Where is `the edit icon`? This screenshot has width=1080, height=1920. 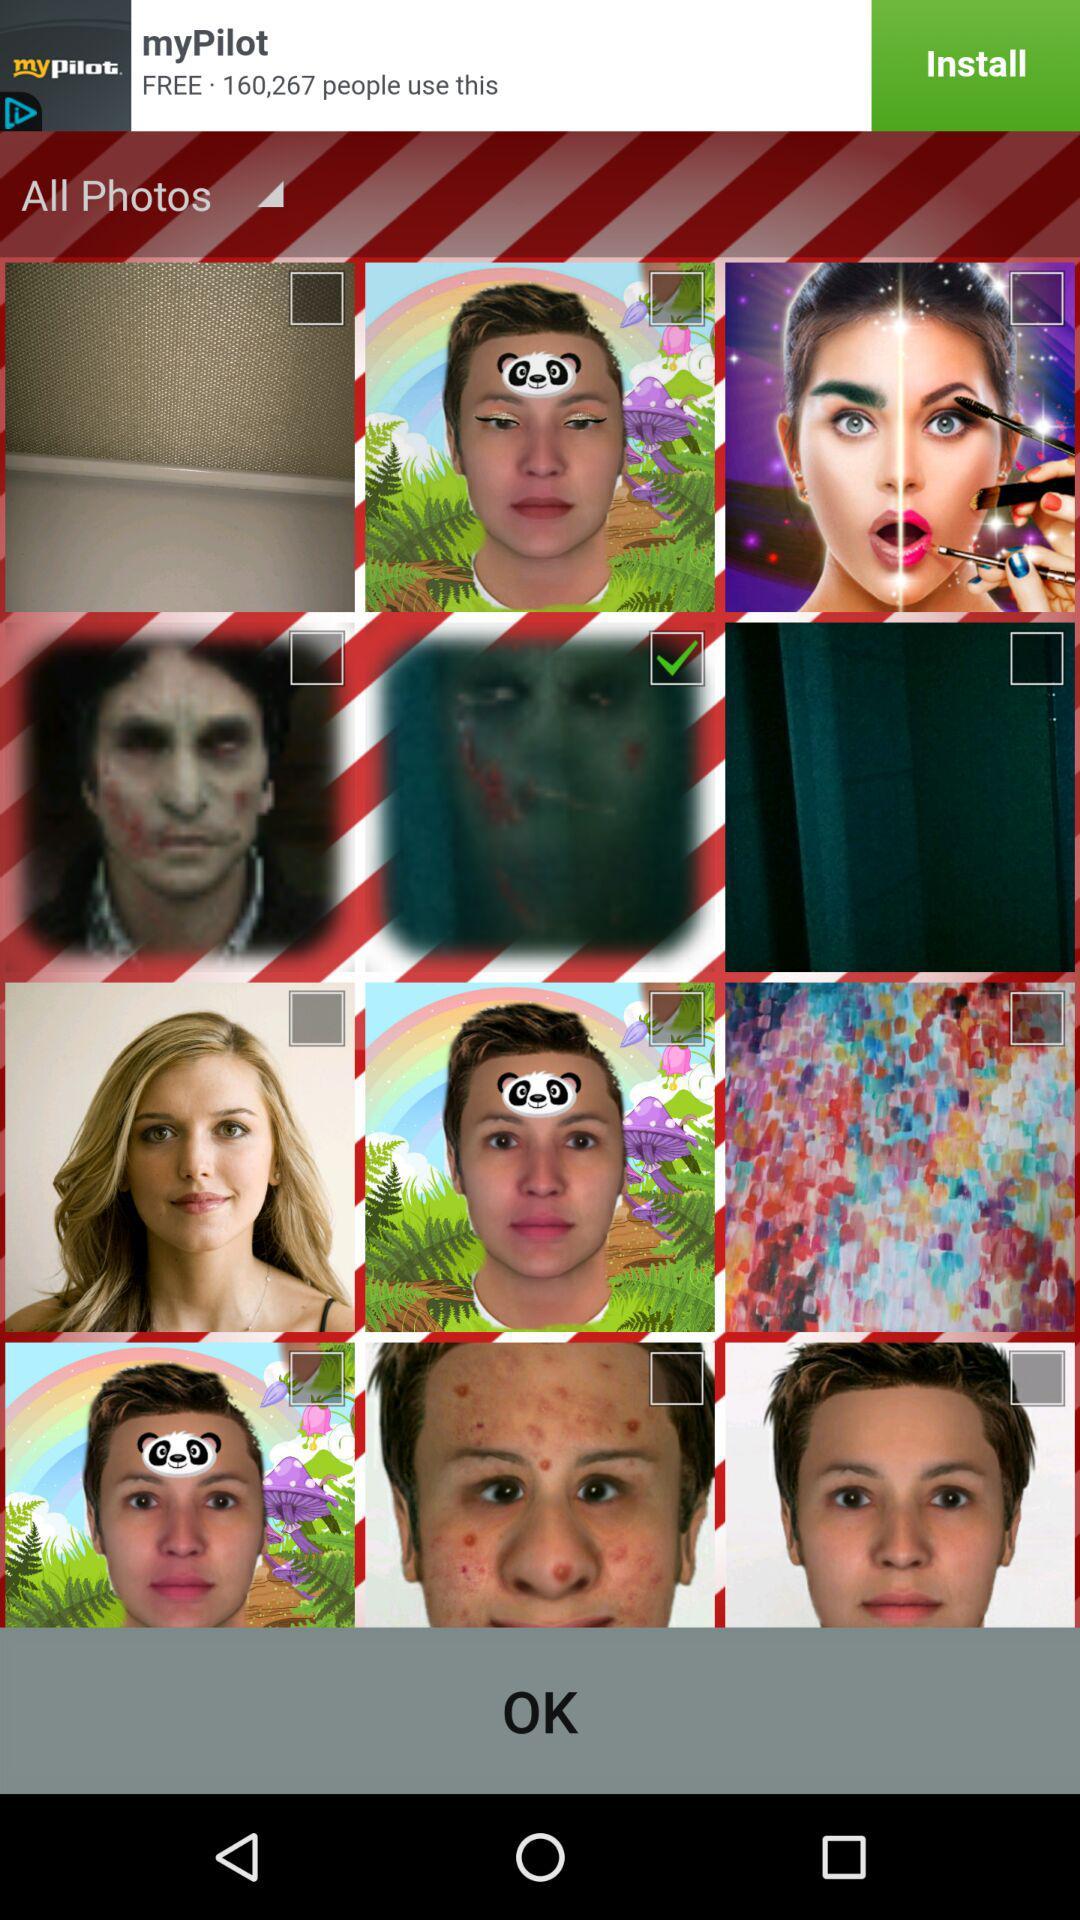
the edit icon is located at coordinates (1005, 221).